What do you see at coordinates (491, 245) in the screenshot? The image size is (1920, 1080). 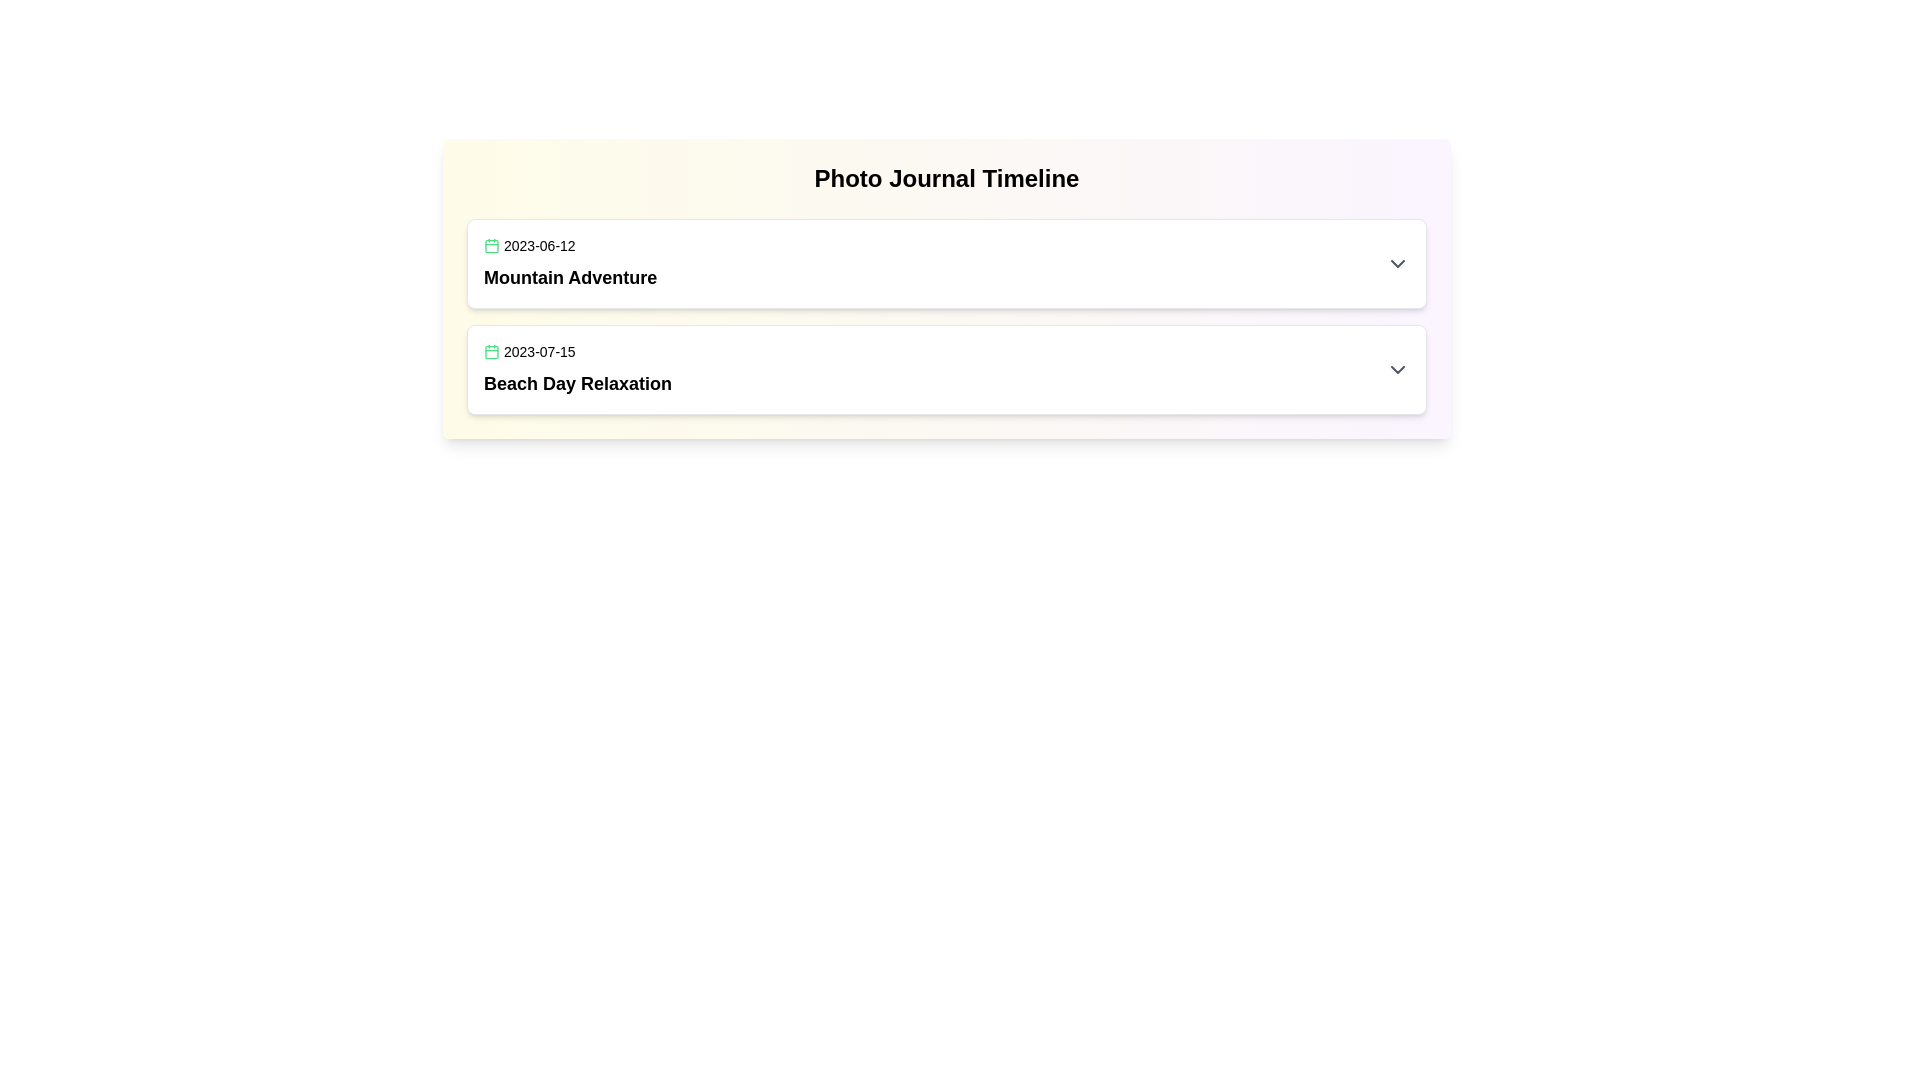 I see `the small rectangular decorative element with rounded corners, which is part of the calendar icon located to the left of the text '2023-06-12 Mountain Adventure'` at bounding box center [491, 245].